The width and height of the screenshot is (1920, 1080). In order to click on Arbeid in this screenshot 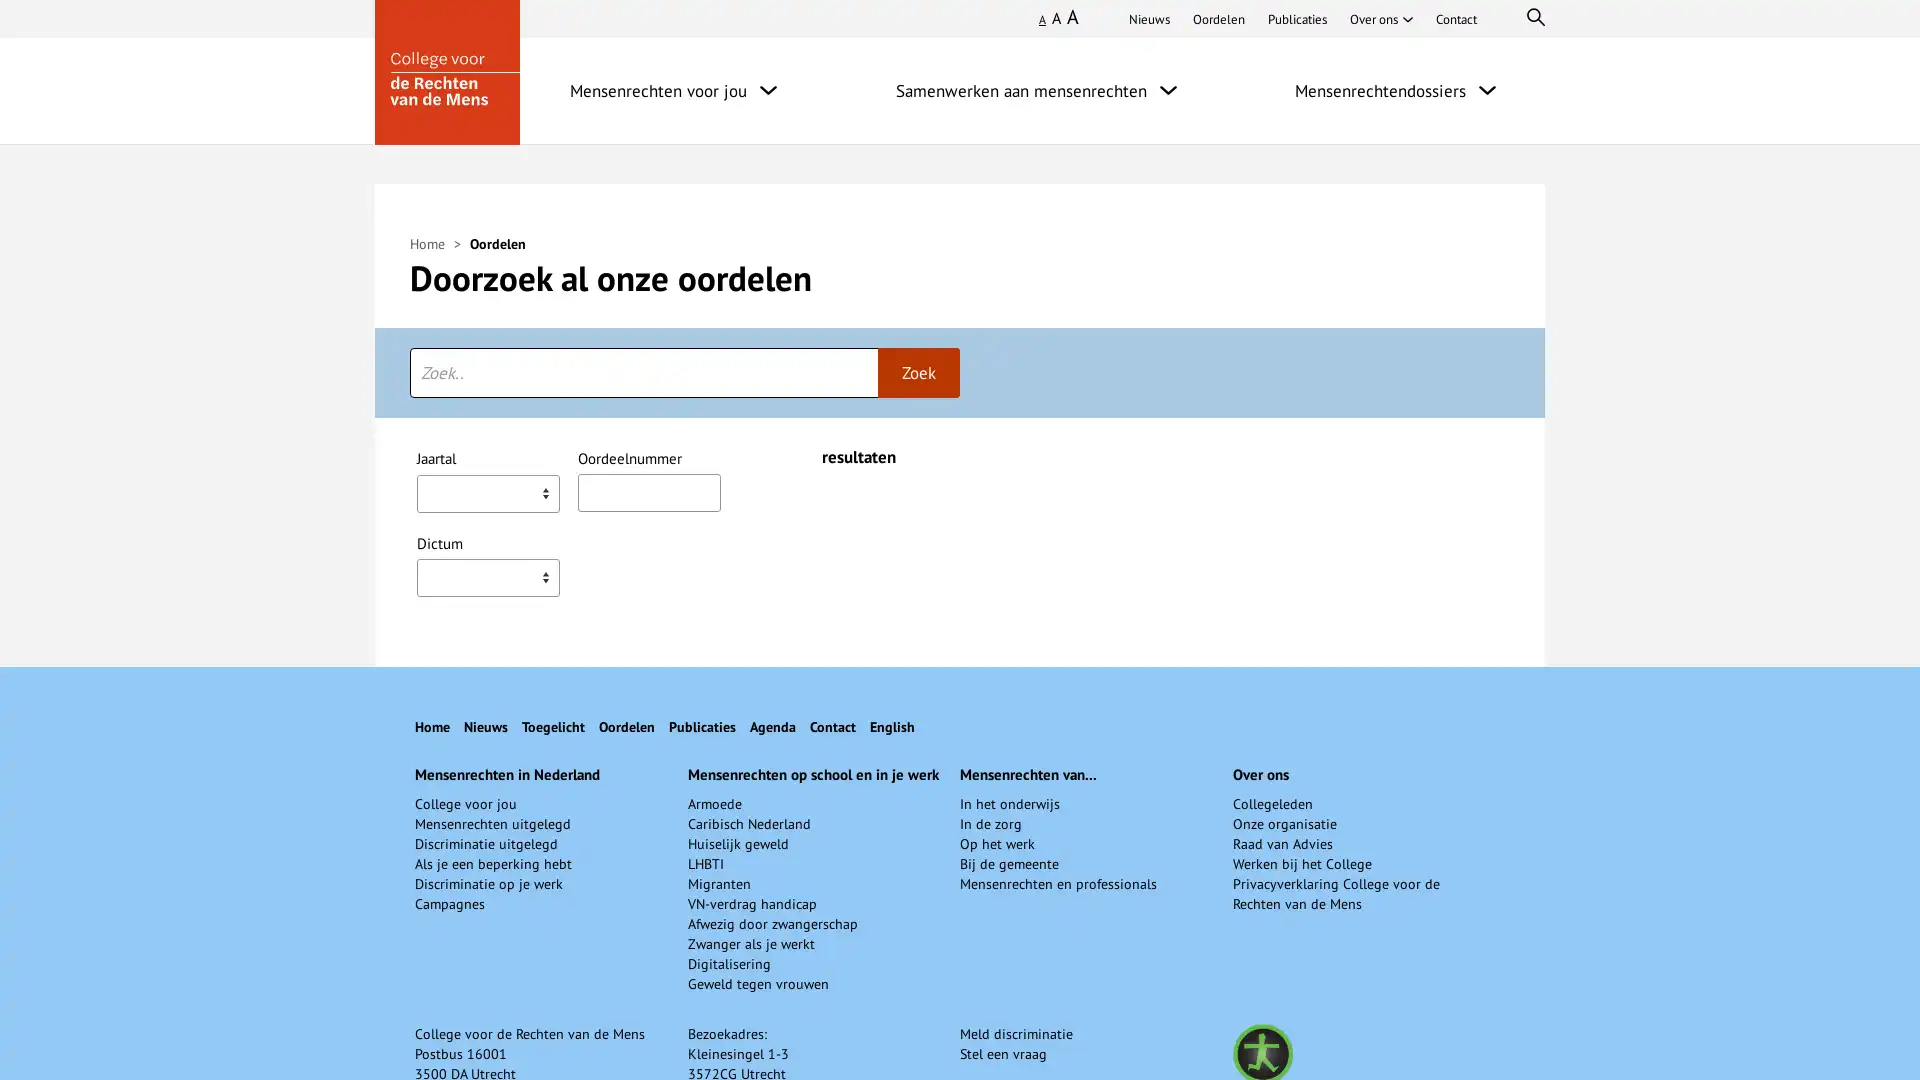, I will do `click(1109, 652)`.